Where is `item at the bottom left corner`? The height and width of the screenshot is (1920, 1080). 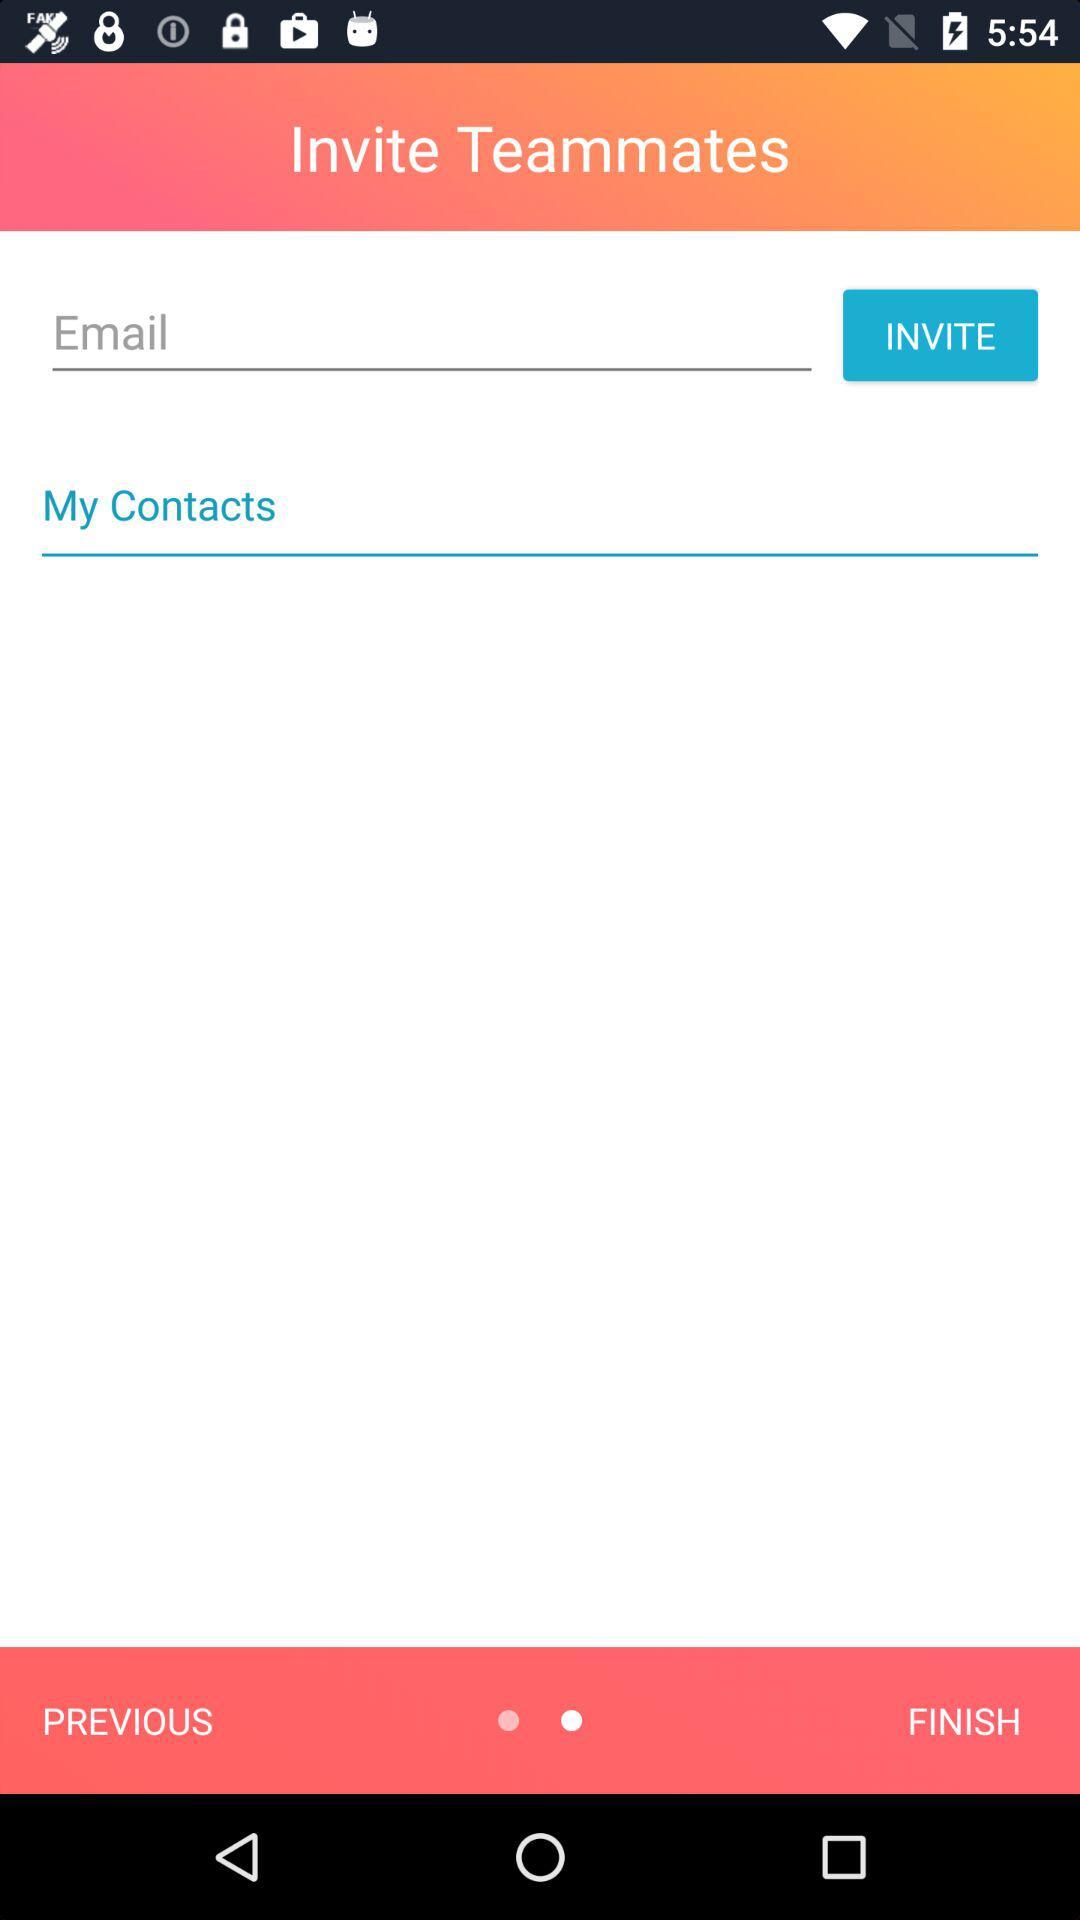 item at the bottom left corner is located at coordinates (127, 1719).